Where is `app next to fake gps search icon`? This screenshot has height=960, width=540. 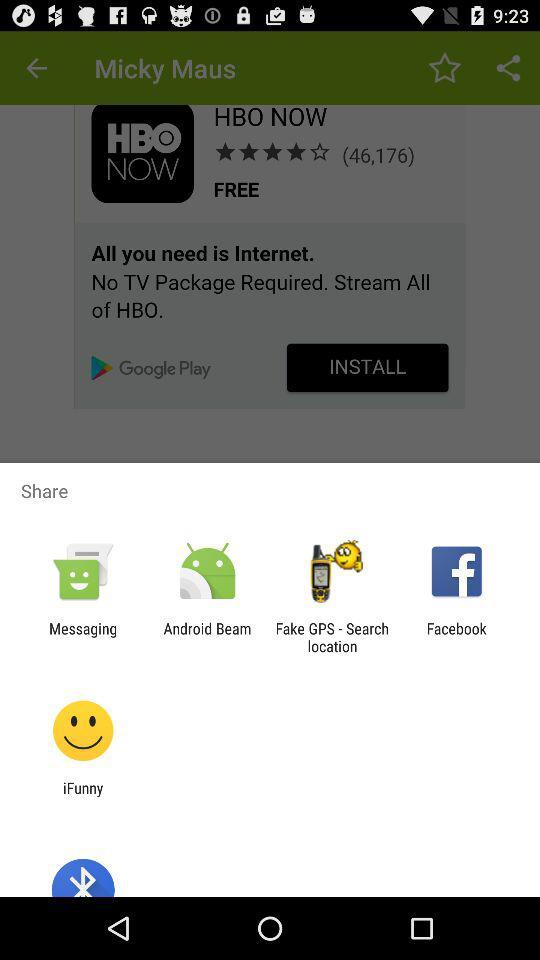 app next to fake gps search icon is located at coordinates (206, 636).